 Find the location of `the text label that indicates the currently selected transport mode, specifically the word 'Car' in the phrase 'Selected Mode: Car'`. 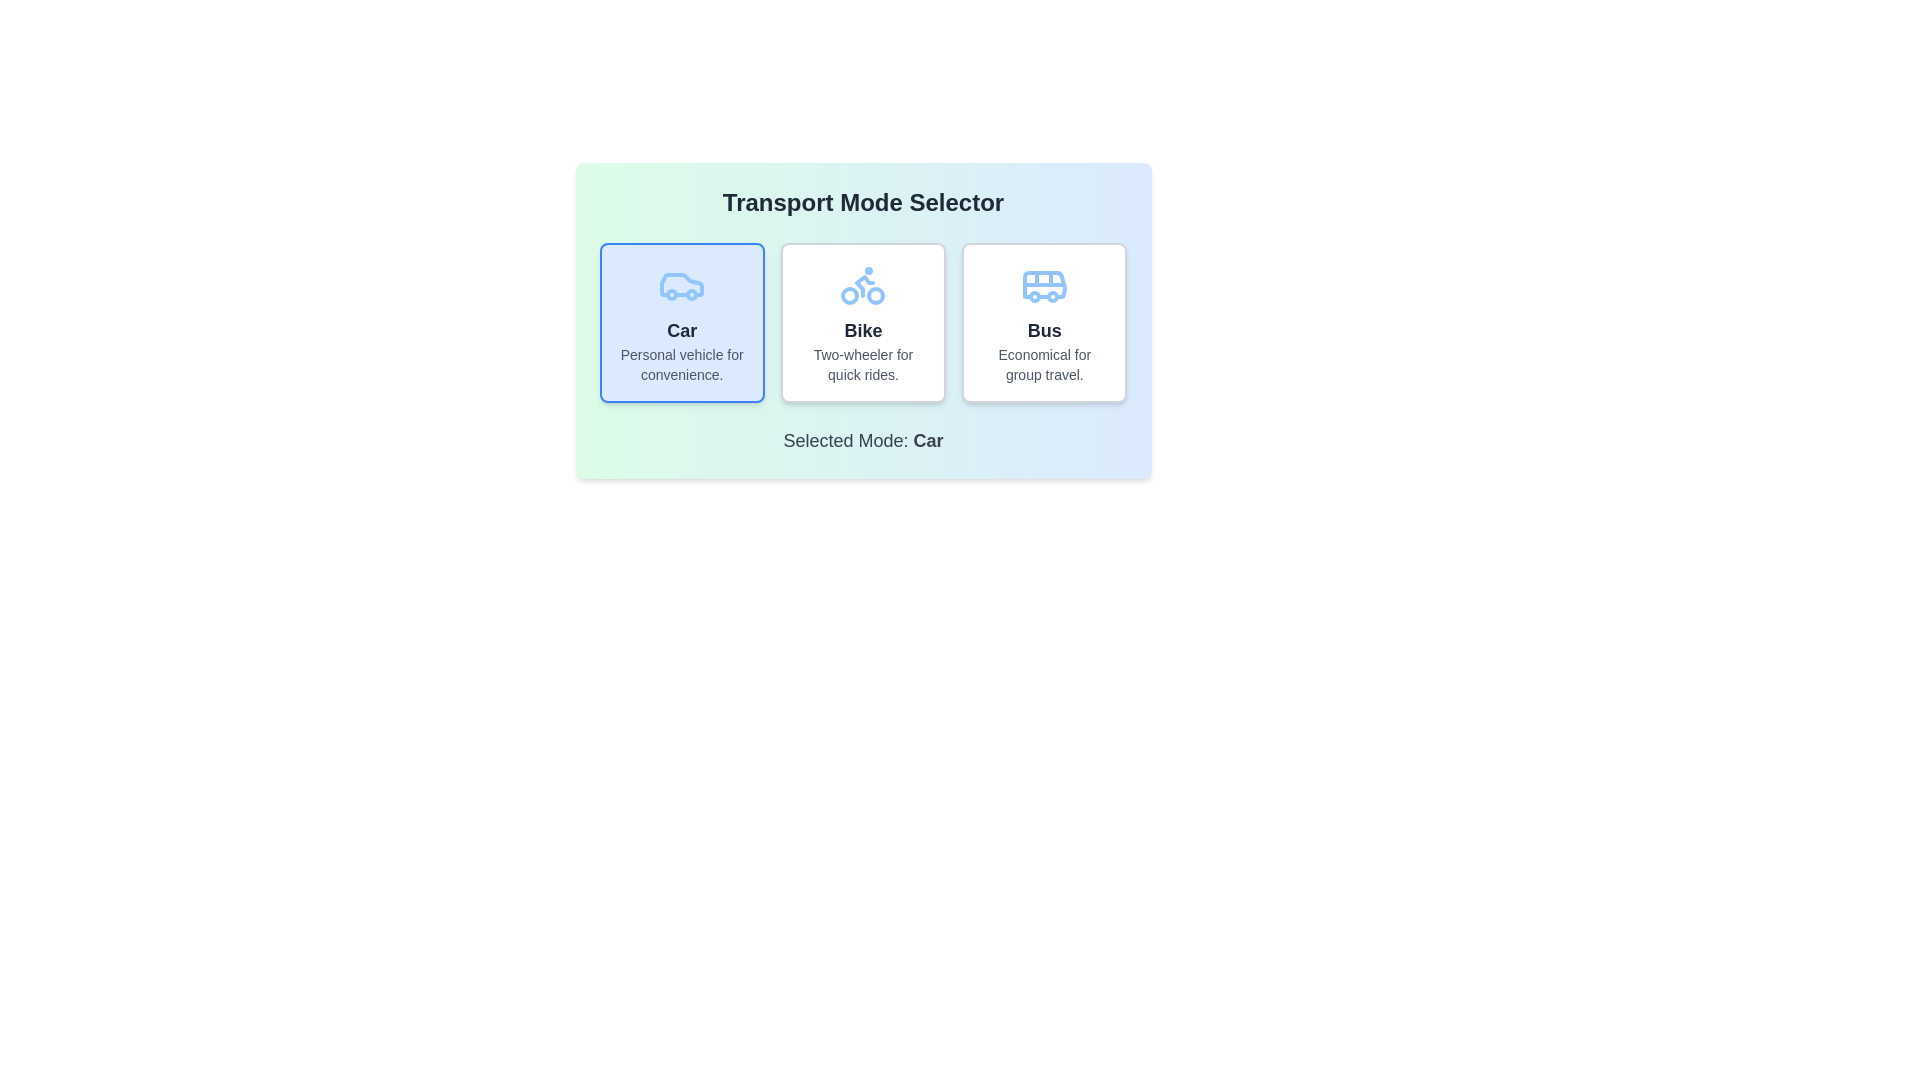

the text label that indicates the currently selected transport mode, specifically the word 'Car' in the phrase 'Selected Mode: Car' is located at coordinates (927, 439).